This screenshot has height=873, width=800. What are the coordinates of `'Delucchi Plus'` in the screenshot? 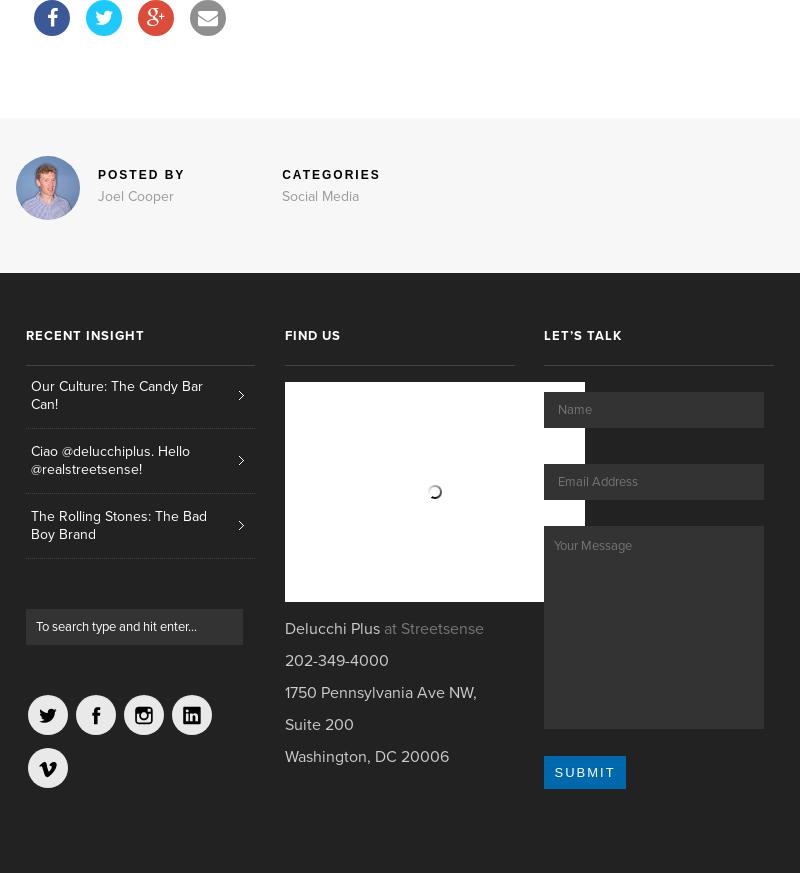 It's located at (285, 628).